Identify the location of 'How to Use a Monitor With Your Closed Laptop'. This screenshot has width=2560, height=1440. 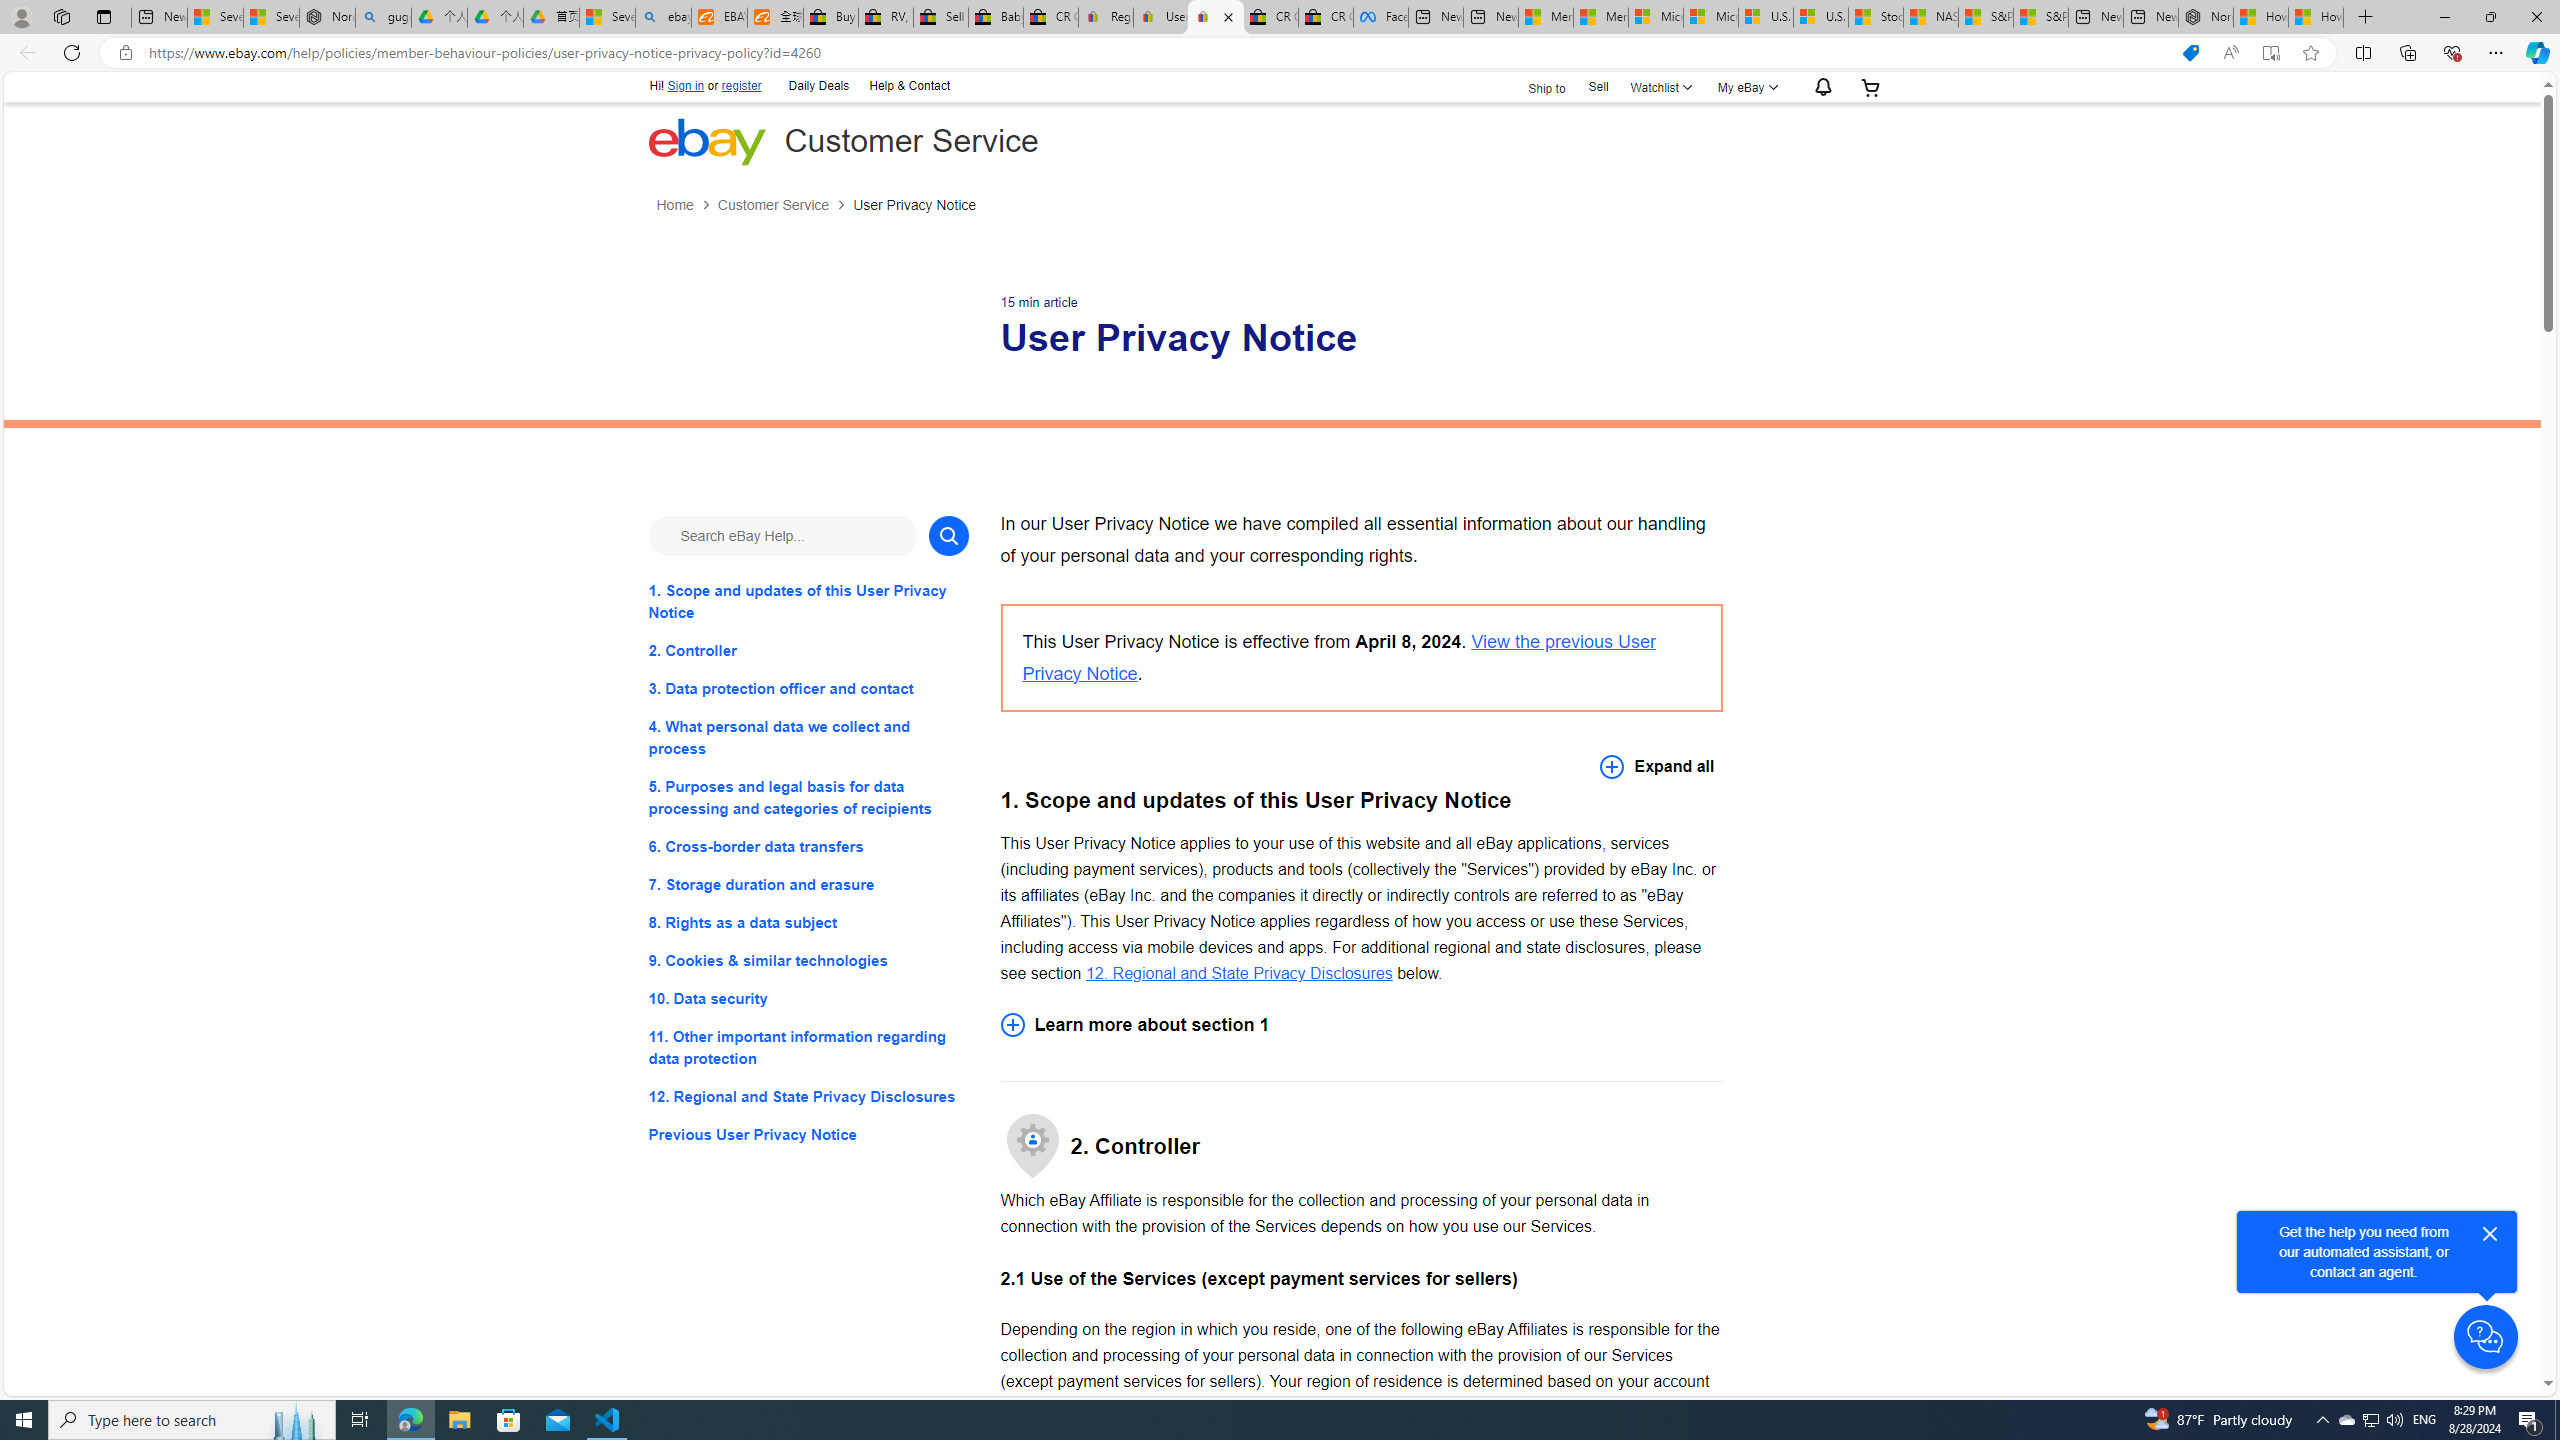
(2315, 16).